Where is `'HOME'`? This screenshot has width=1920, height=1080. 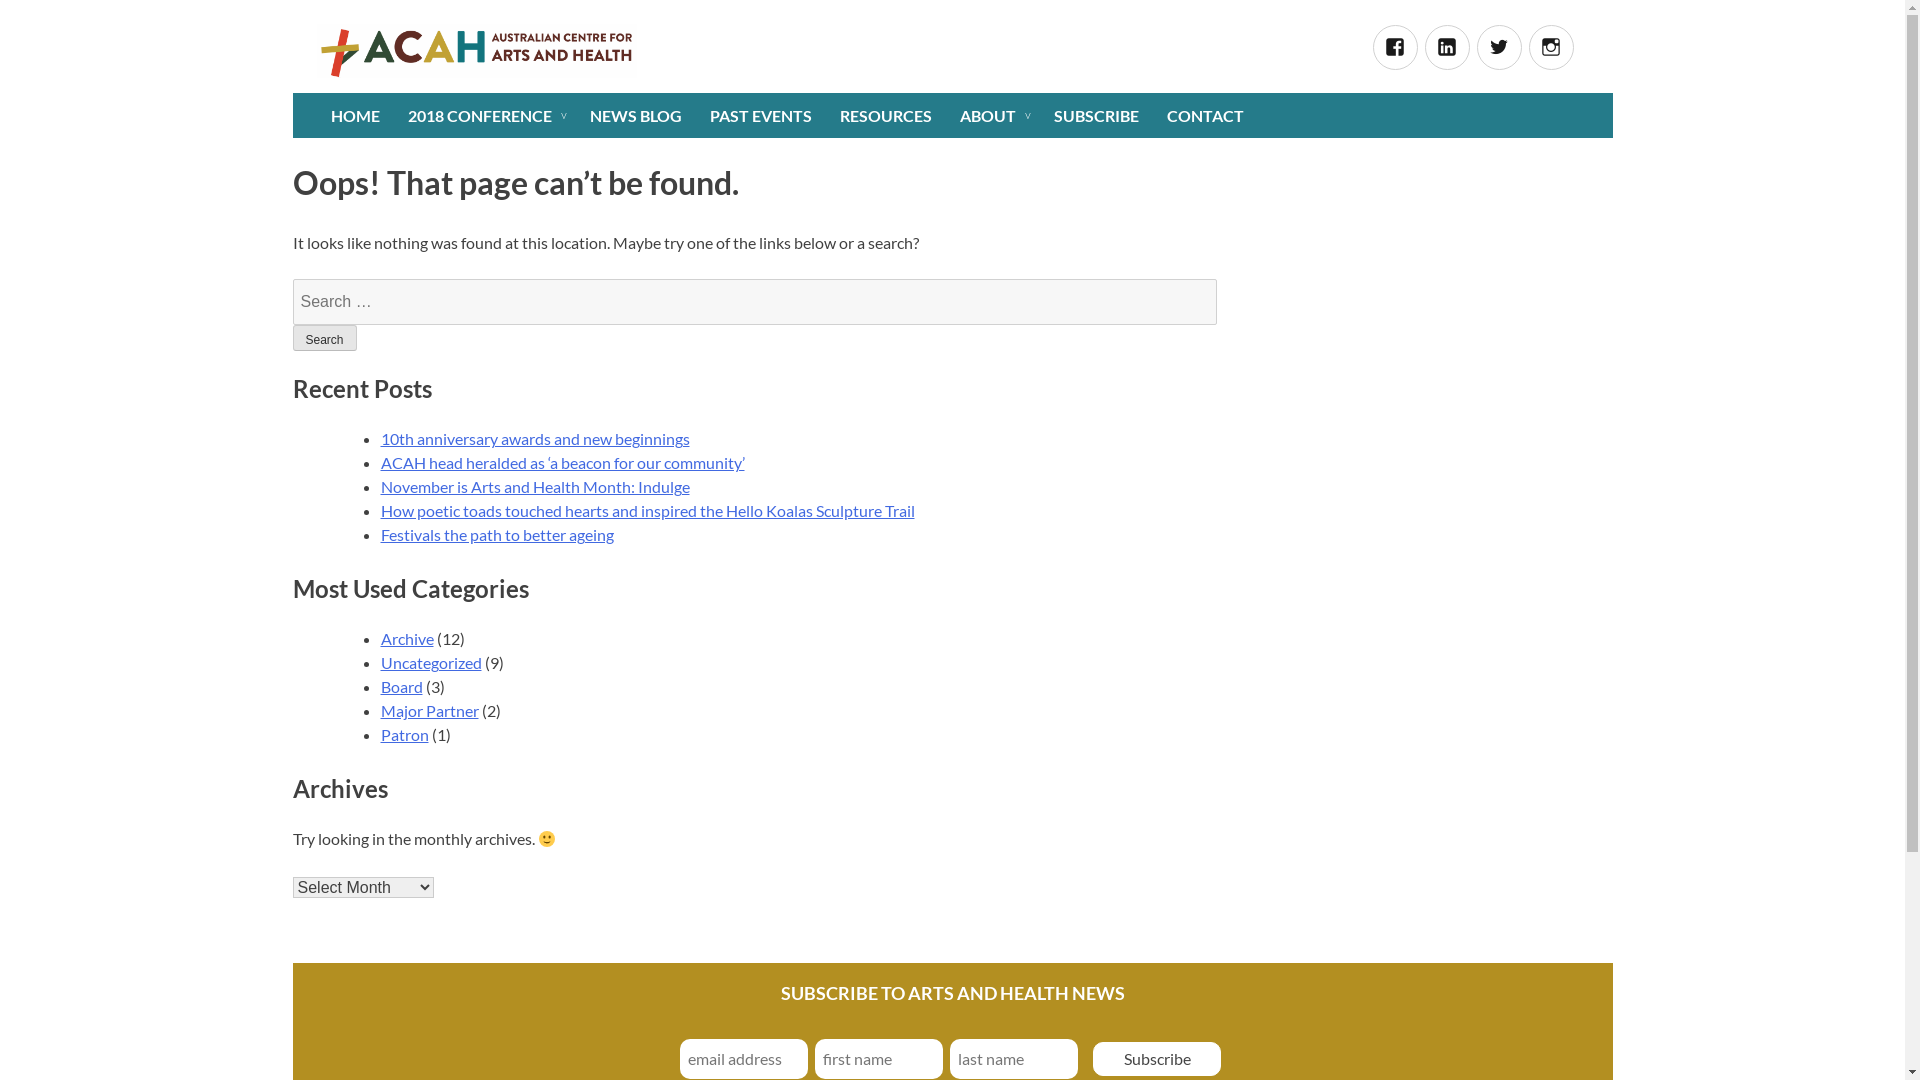 'HOME' is located at coordinates (354, 115).